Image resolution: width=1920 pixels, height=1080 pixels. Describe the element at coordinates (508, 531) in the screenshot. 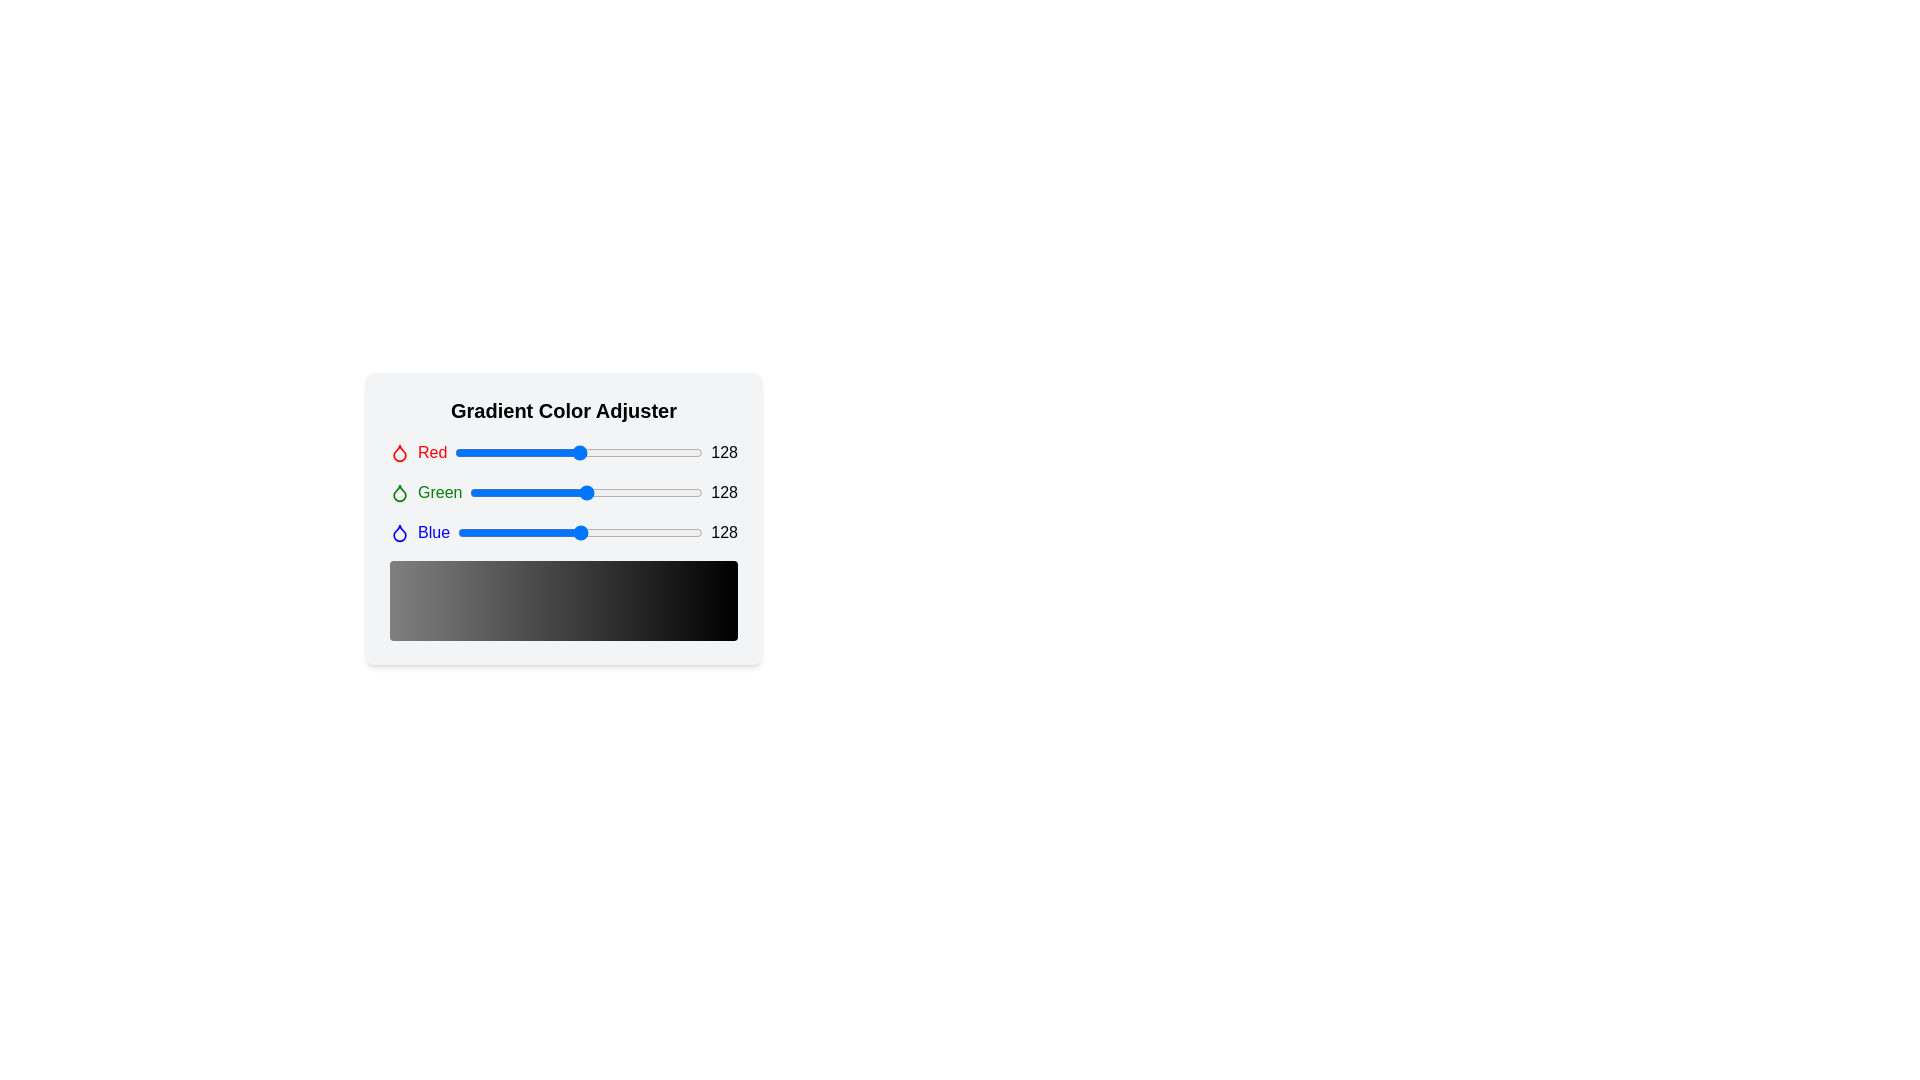

I see `the blue color slider to 52` at that location.